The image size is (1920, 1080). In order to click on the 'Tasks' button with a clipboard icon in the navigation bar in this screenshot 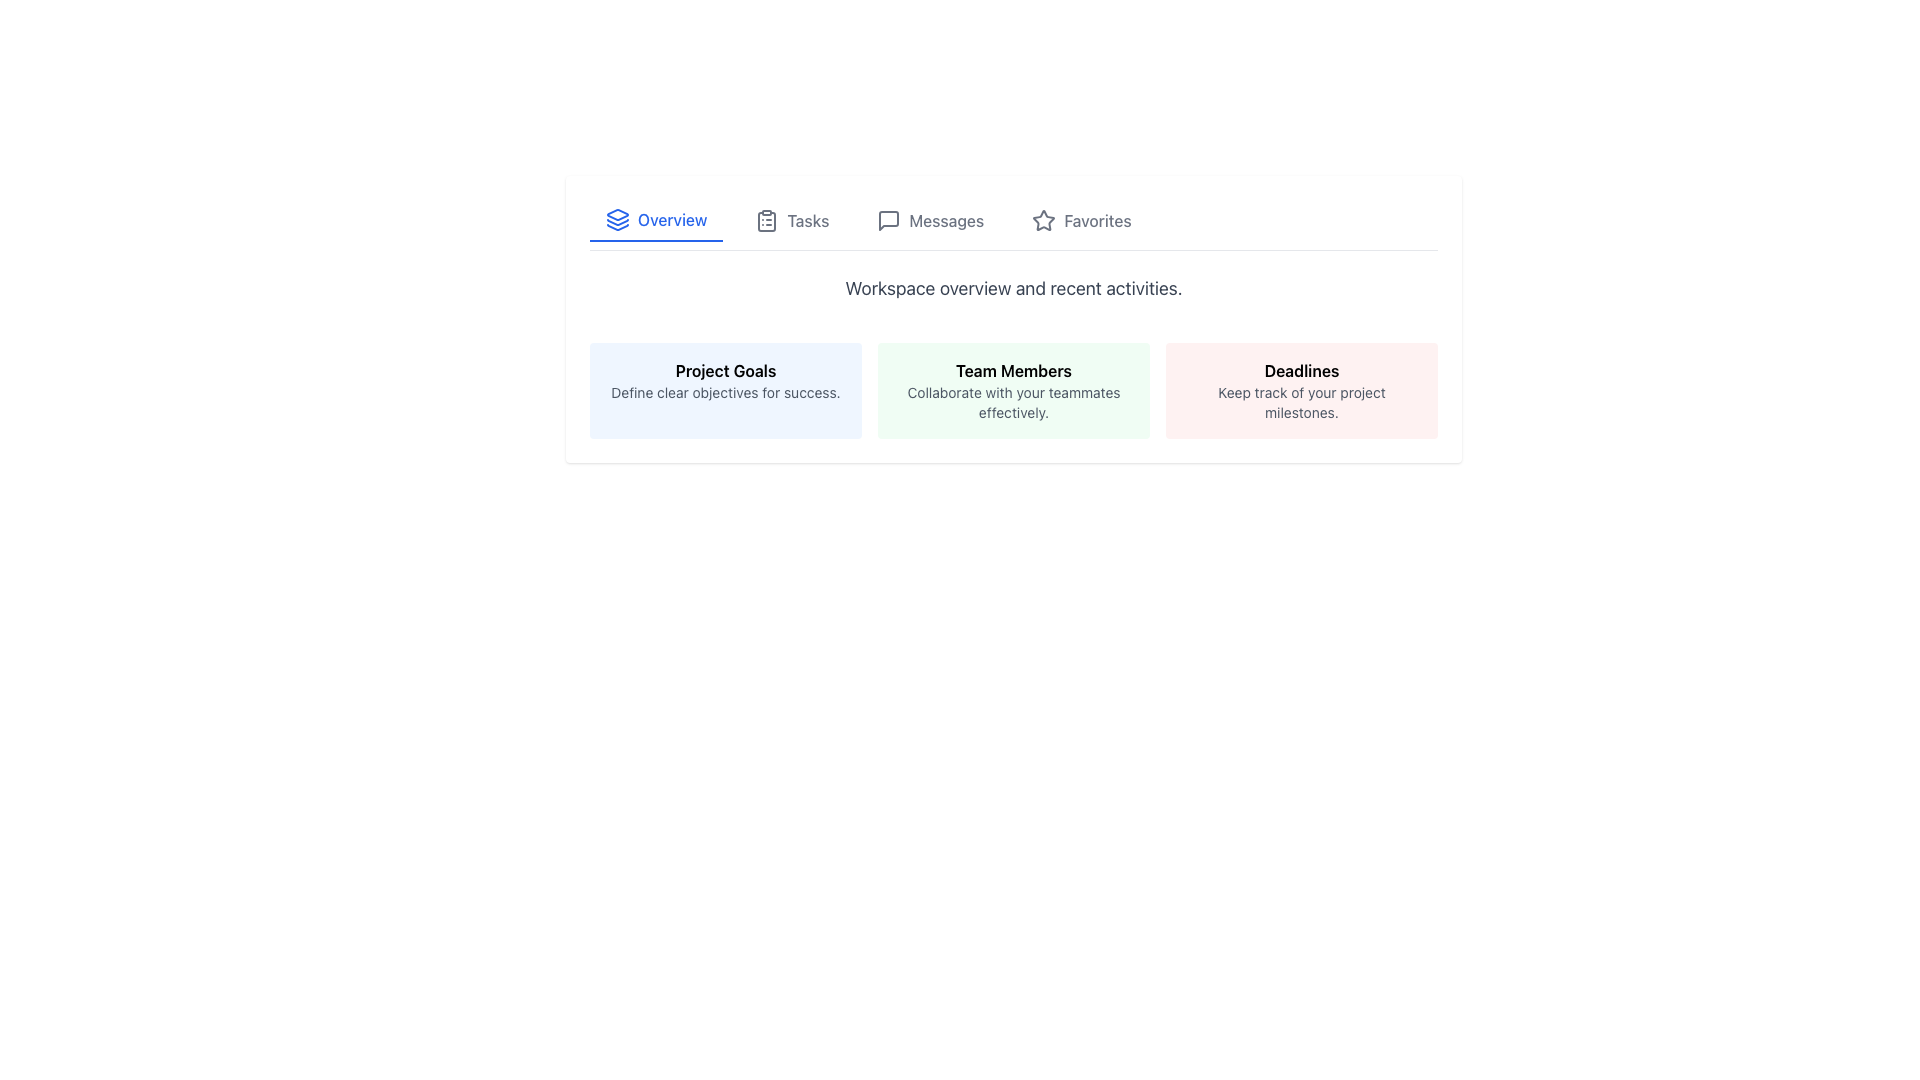, I will do `click(791, 220)`.